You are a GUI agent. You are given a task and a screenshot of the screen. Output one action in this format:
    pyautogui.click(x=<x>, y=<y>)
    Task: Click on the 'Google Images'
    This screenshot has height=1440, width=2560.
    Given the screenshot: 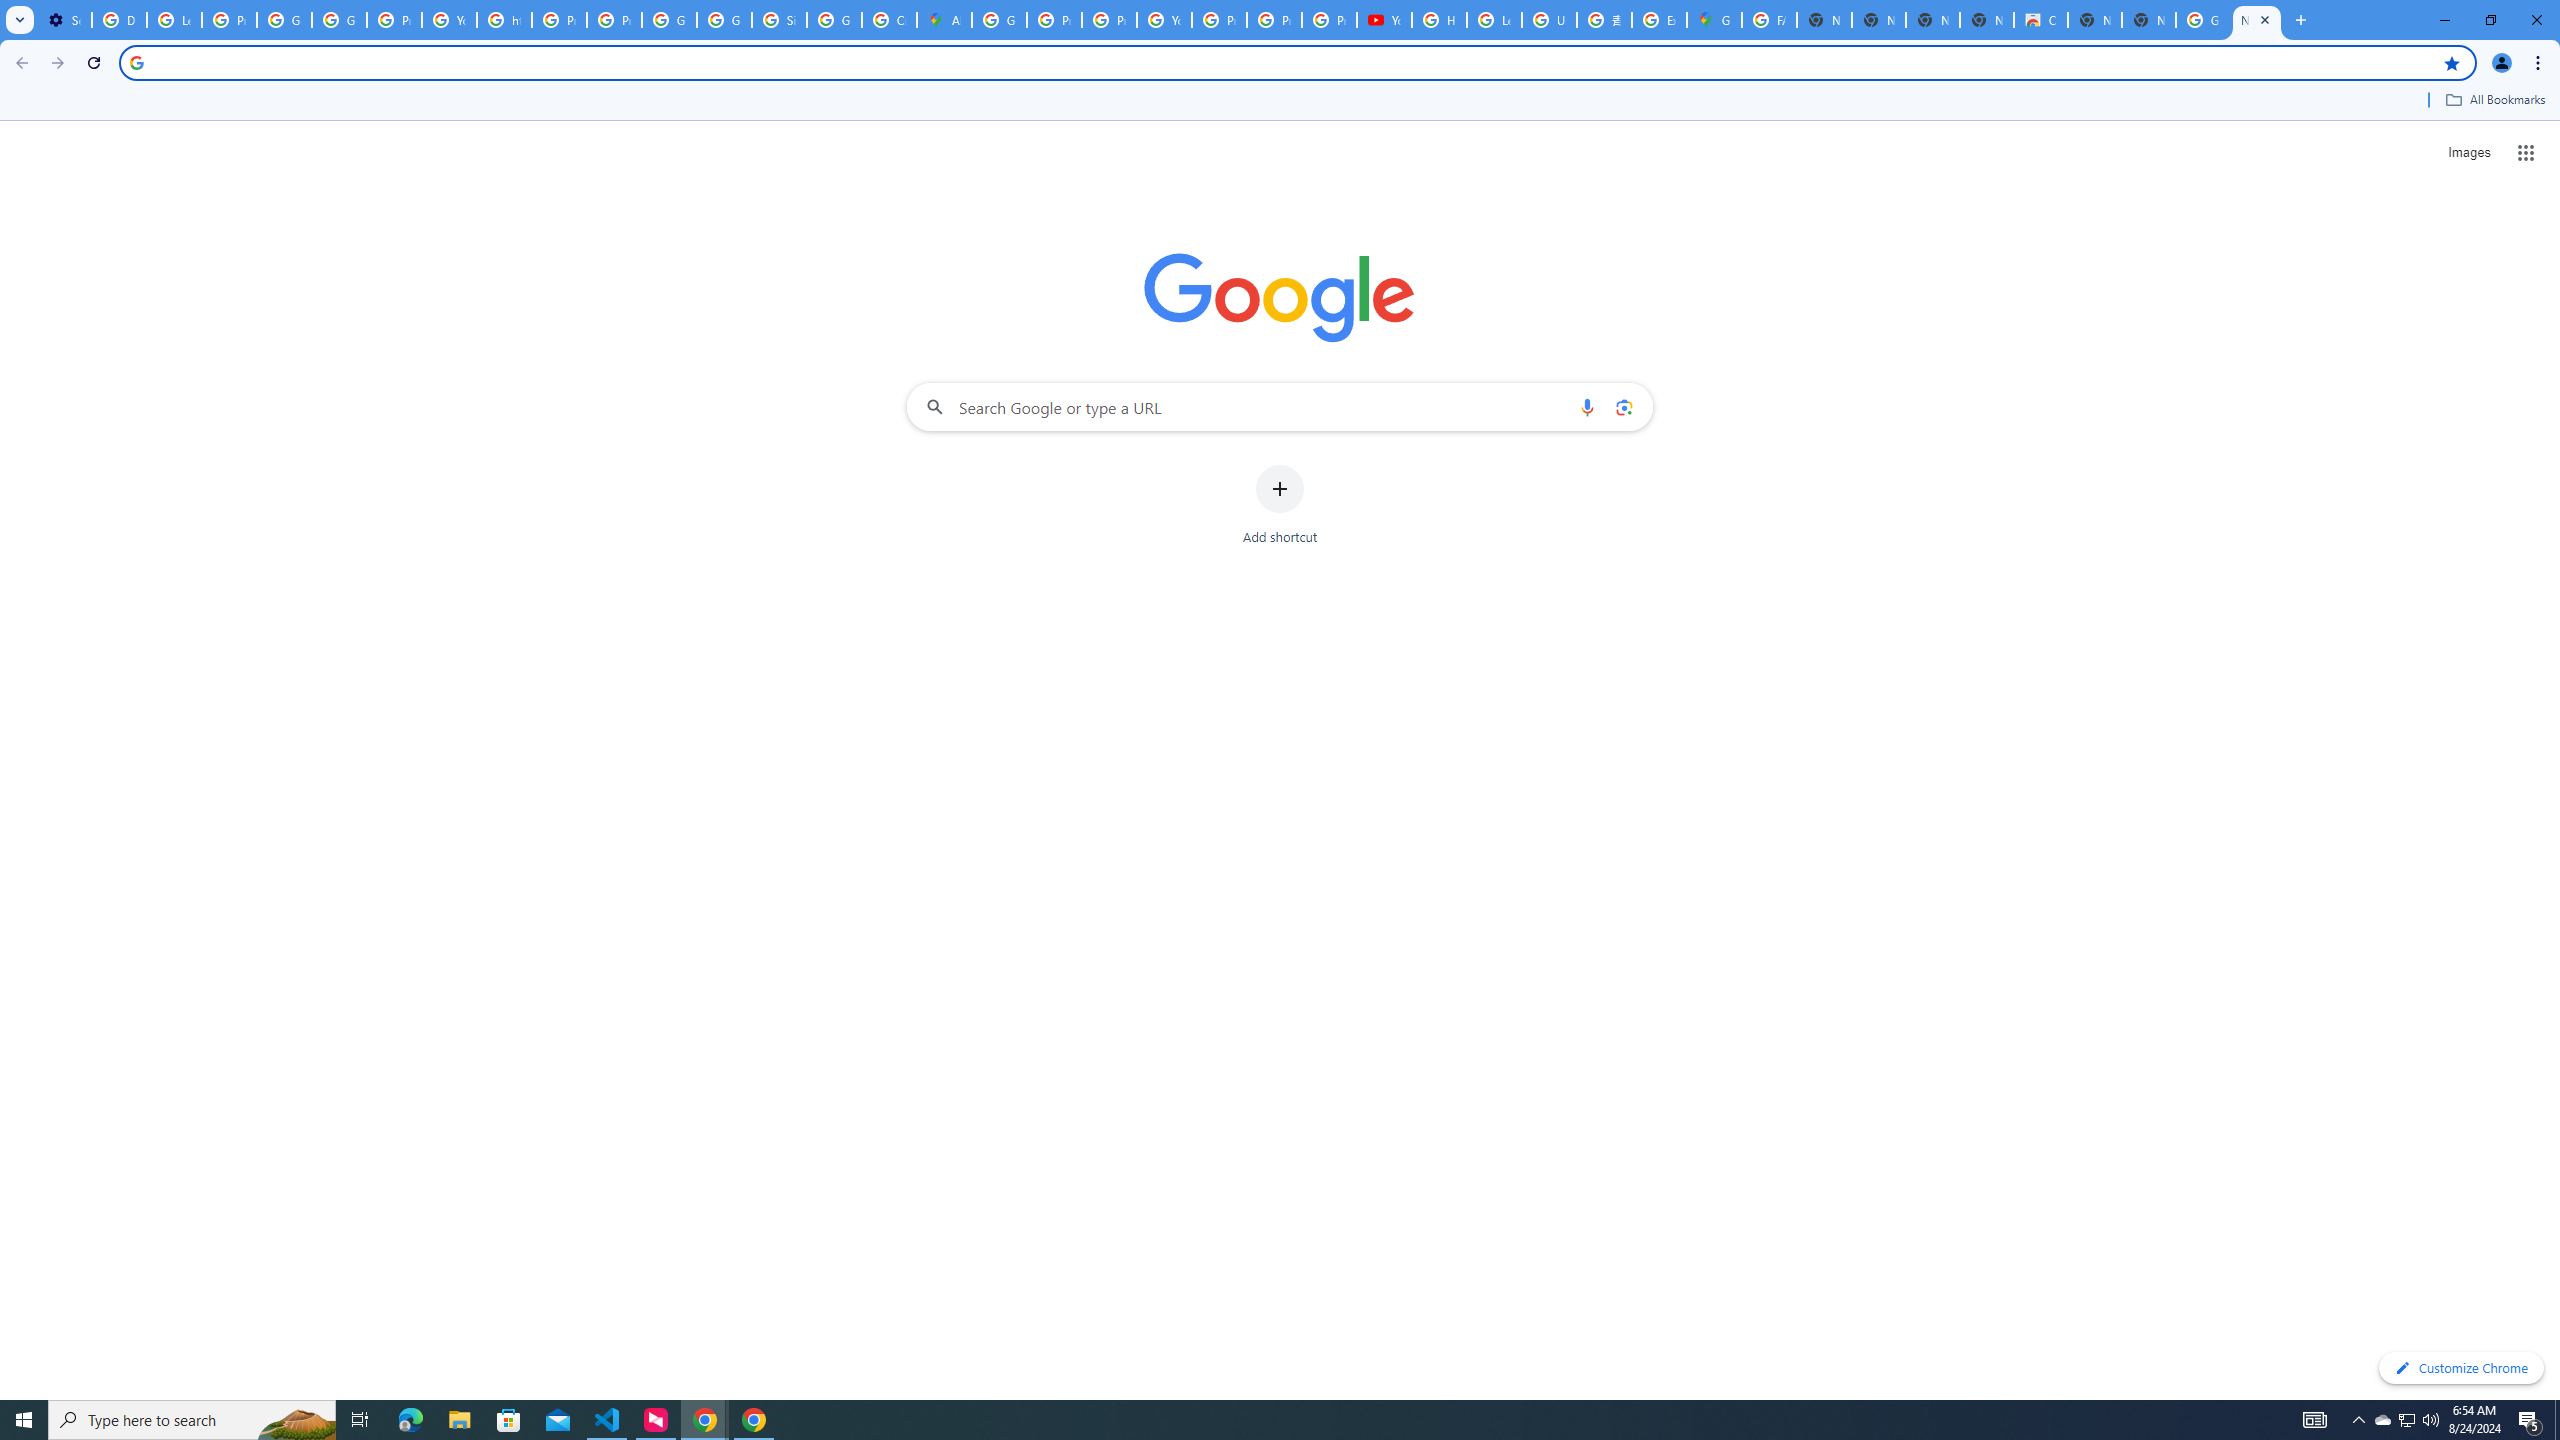 What is the action you would take?
    pyautogui.click(x=2201, y=19)
    